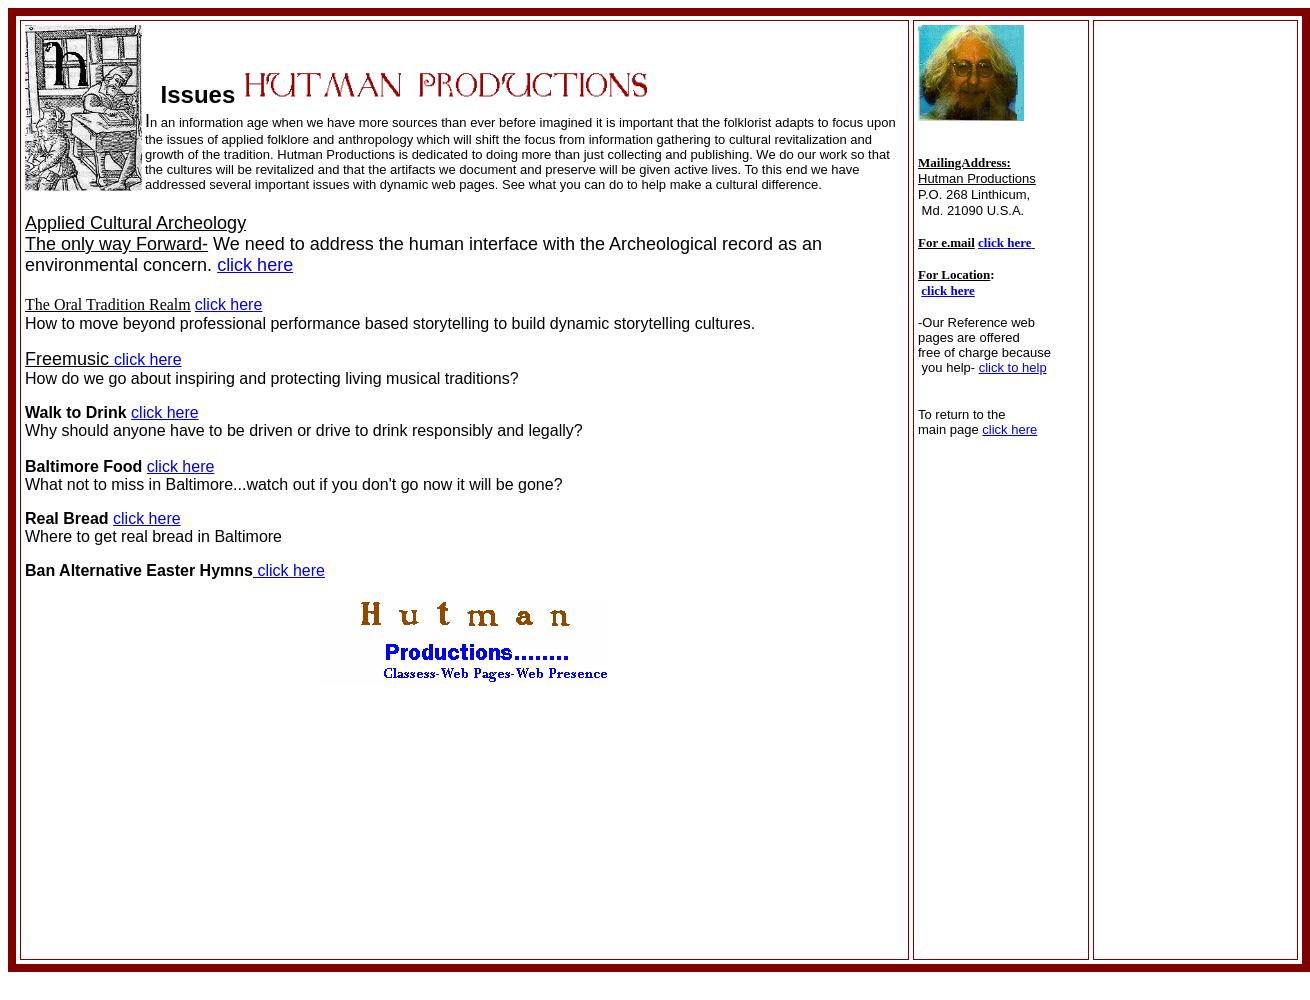 The height and width of the screenshot is (1000, 1310). I want to click on 'How do we go about inspiring and protecting living 
      musical traditions?', so click(25, 378).